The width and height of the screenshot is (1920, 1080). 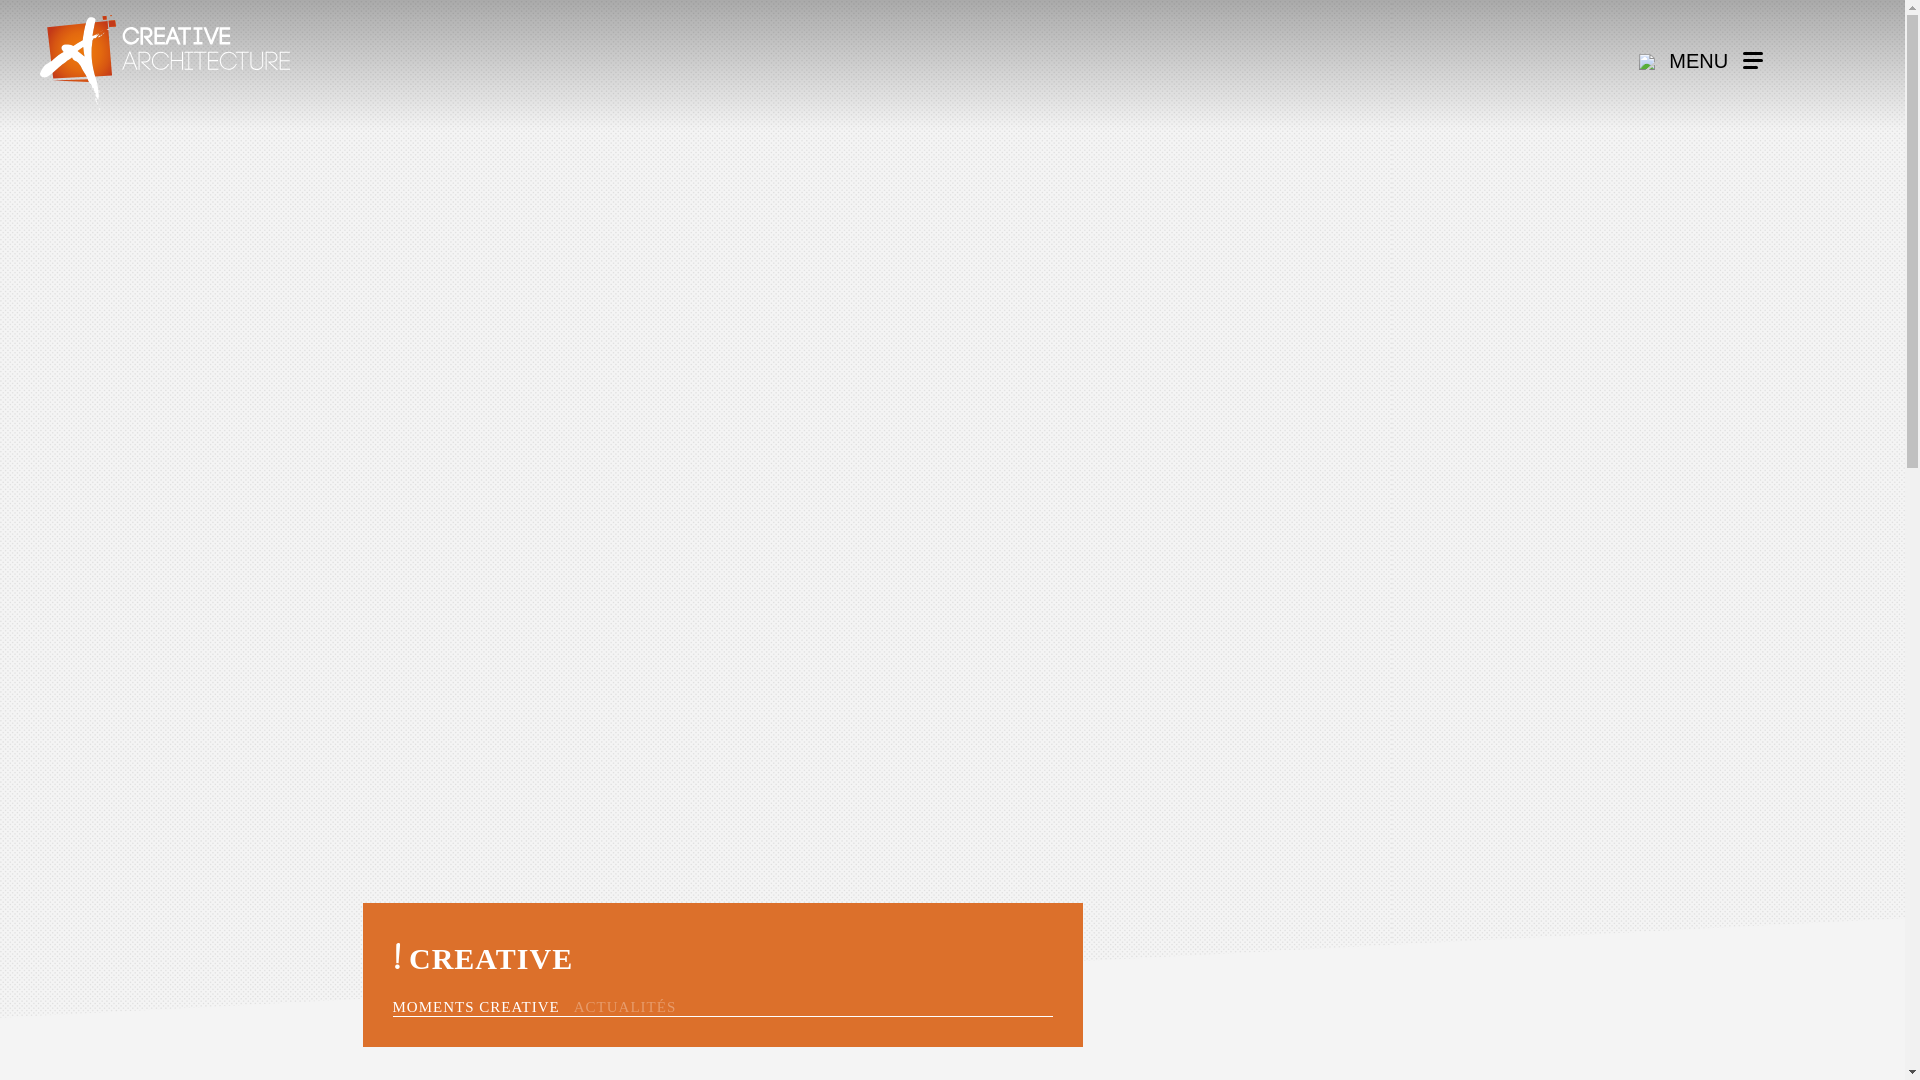 I want to click on 'MOMENTS CREATIVE', so click(x=480, y=1006).